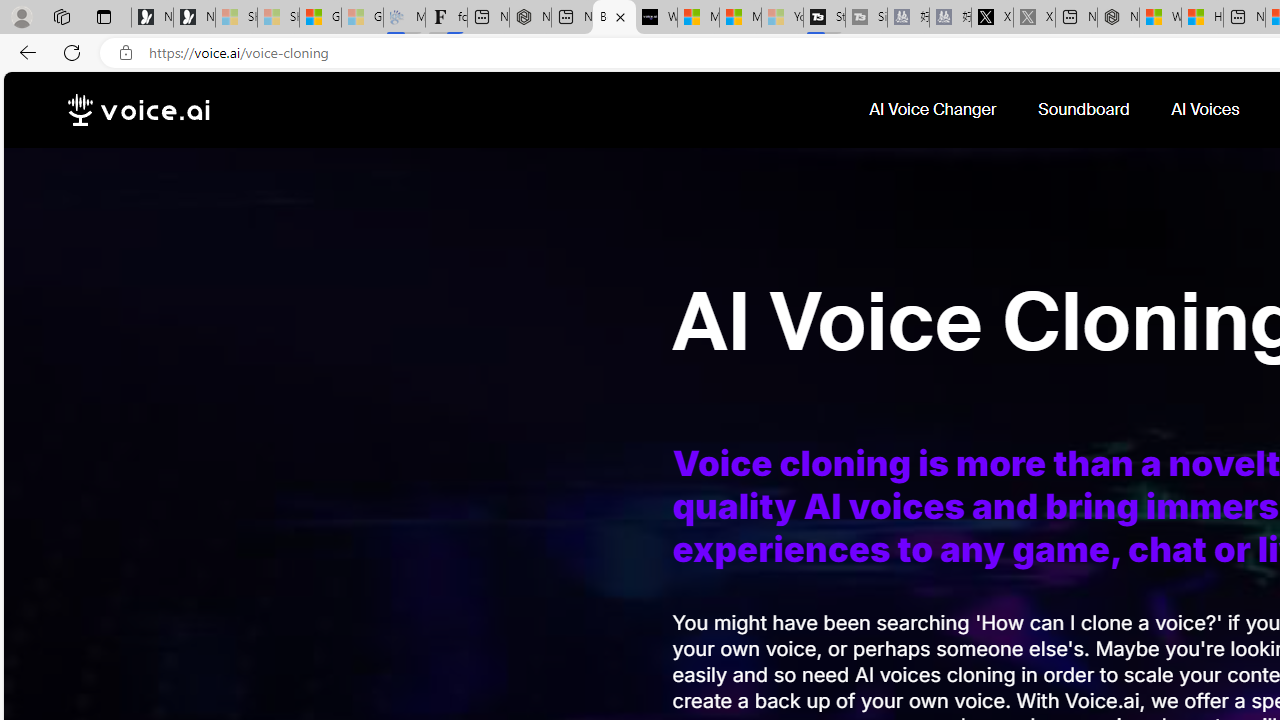 This screenshot has height=720, width=1280. Describe the element at coordinates (1085, 109) in the screenshot. I see `'Soundboard '` at that location.